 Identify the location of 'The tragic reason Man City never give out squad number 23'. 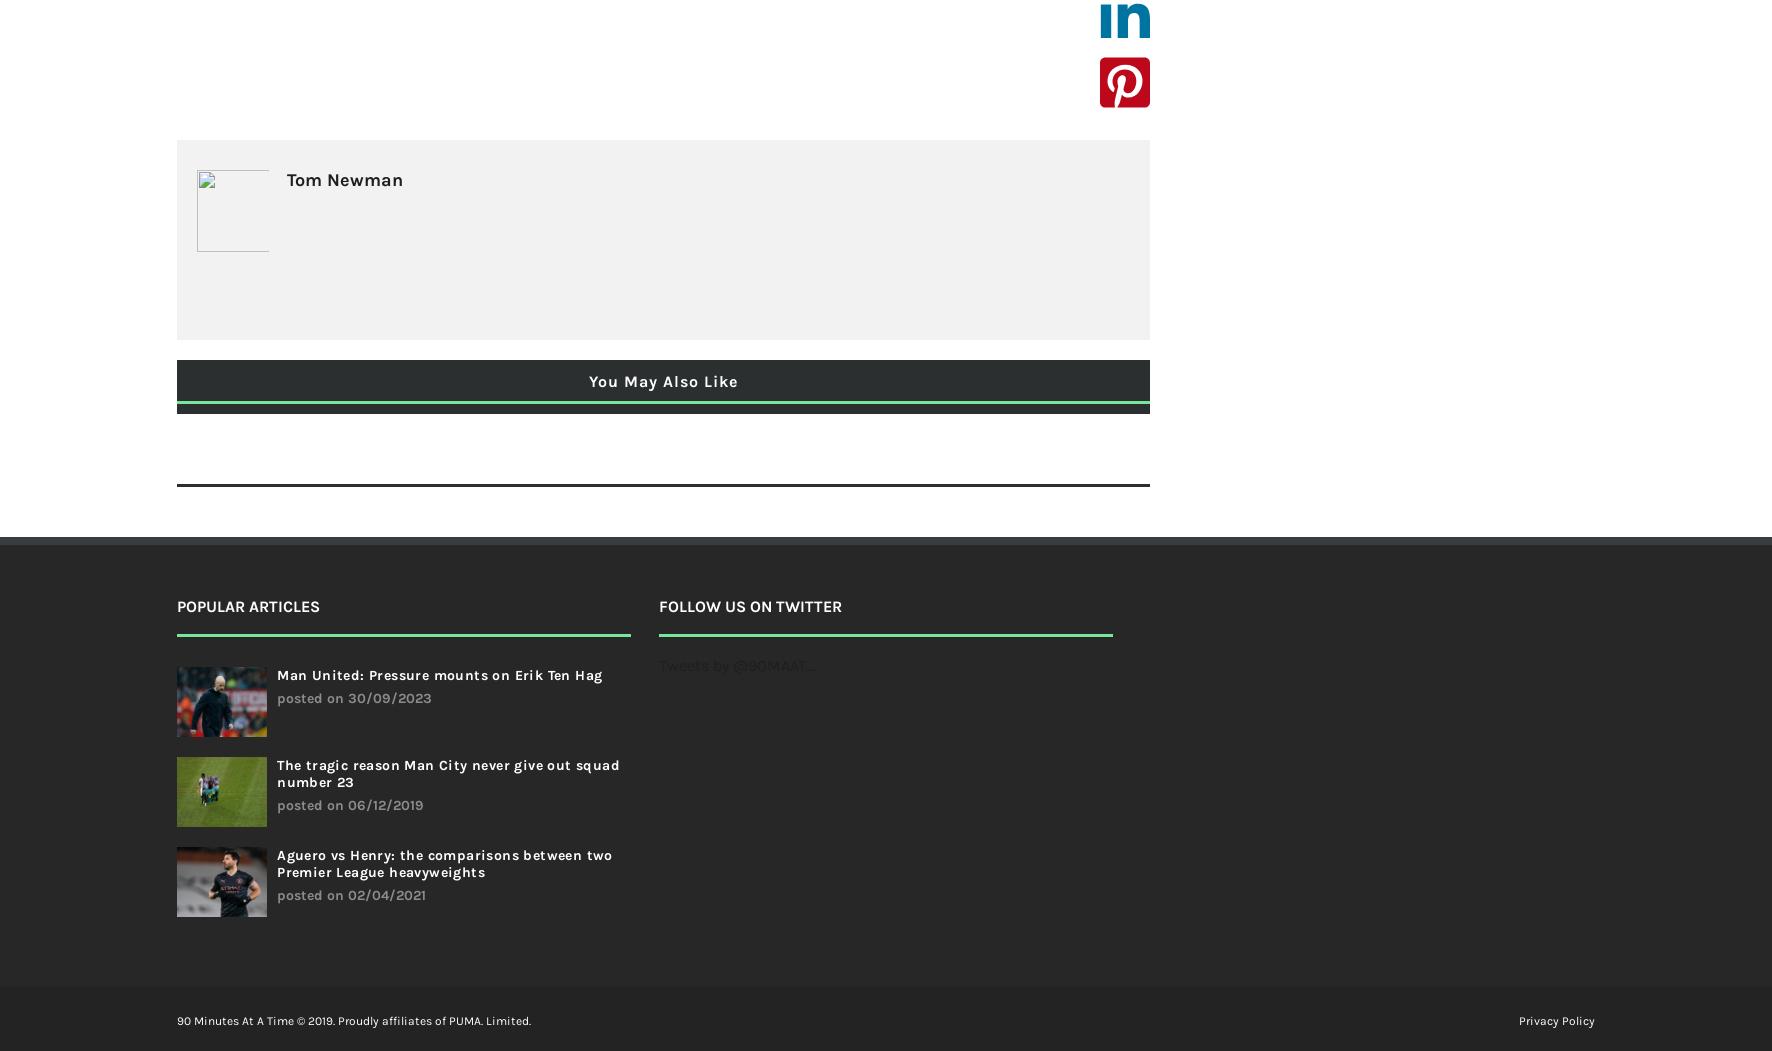
(447, 772).